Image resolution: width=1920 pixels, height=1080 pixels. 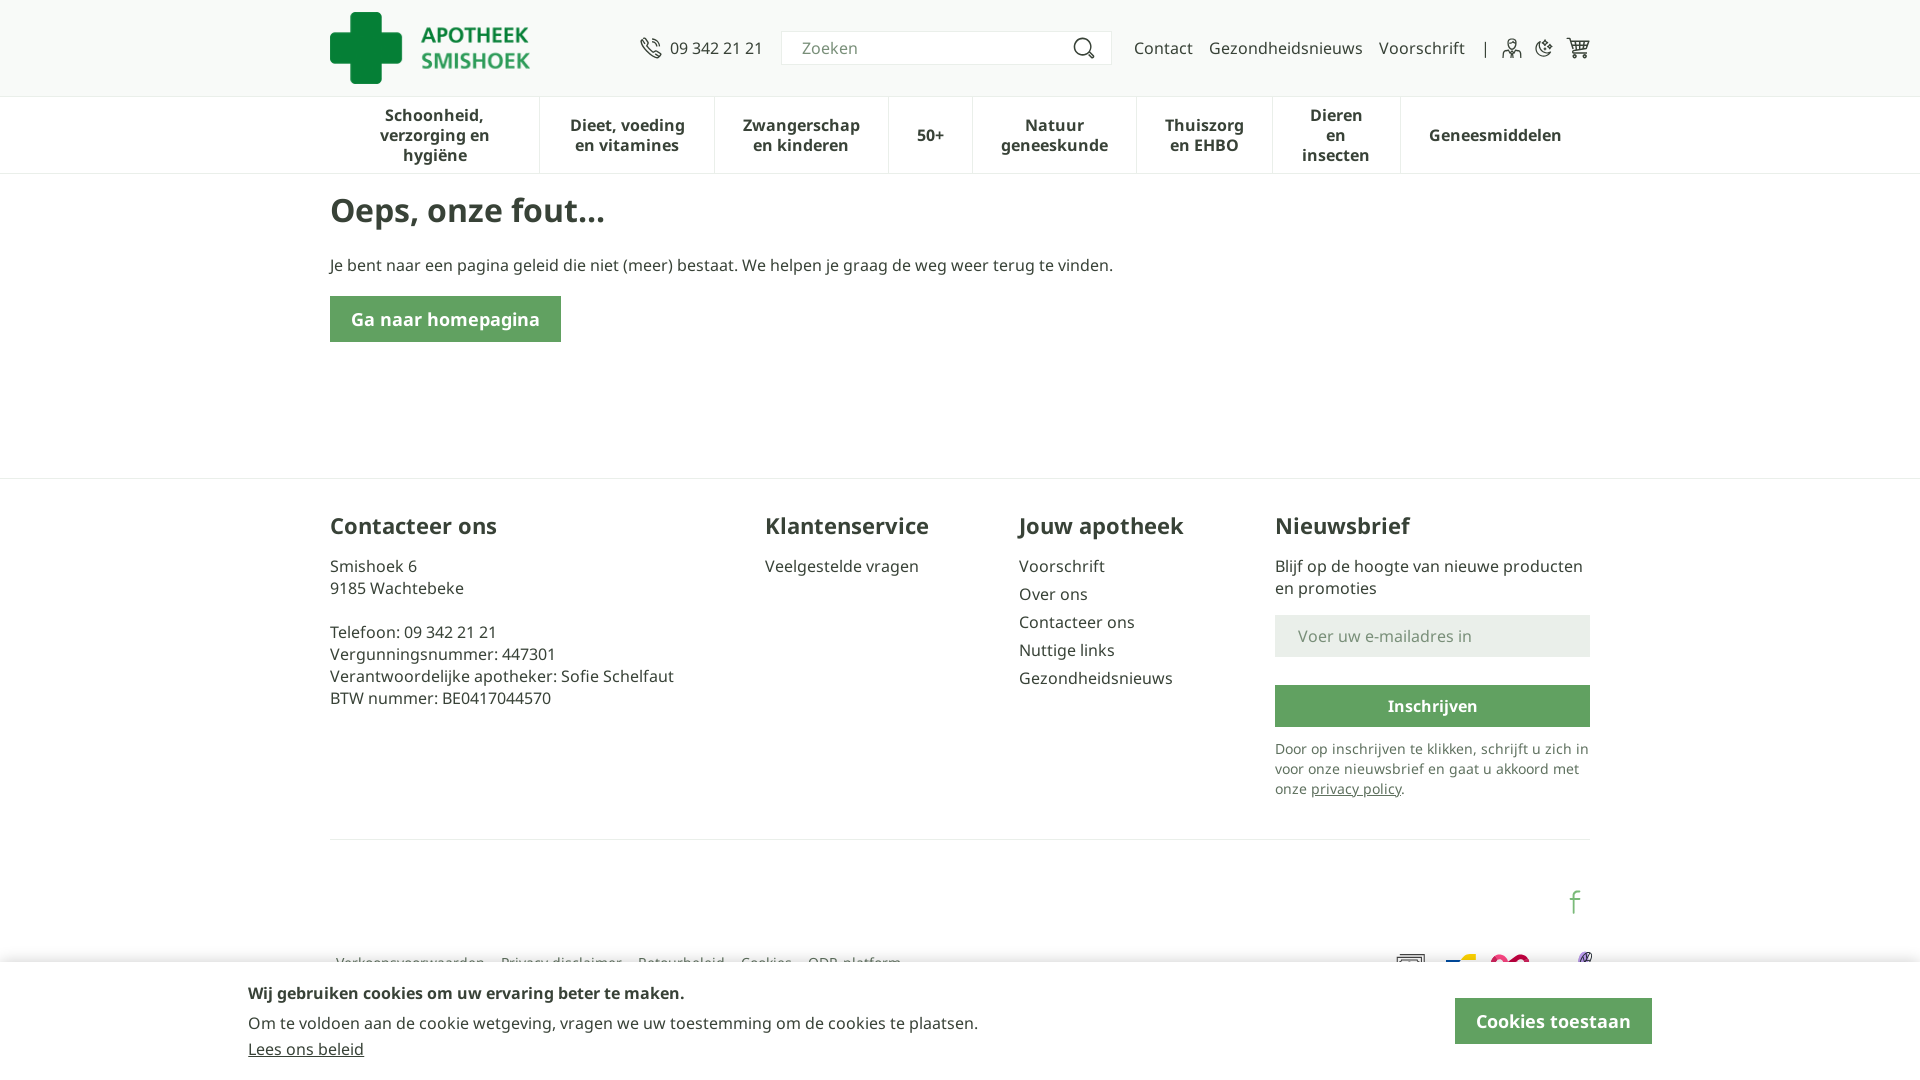 I want to click on 'Retourbeleid', so click(x=637, y=962).